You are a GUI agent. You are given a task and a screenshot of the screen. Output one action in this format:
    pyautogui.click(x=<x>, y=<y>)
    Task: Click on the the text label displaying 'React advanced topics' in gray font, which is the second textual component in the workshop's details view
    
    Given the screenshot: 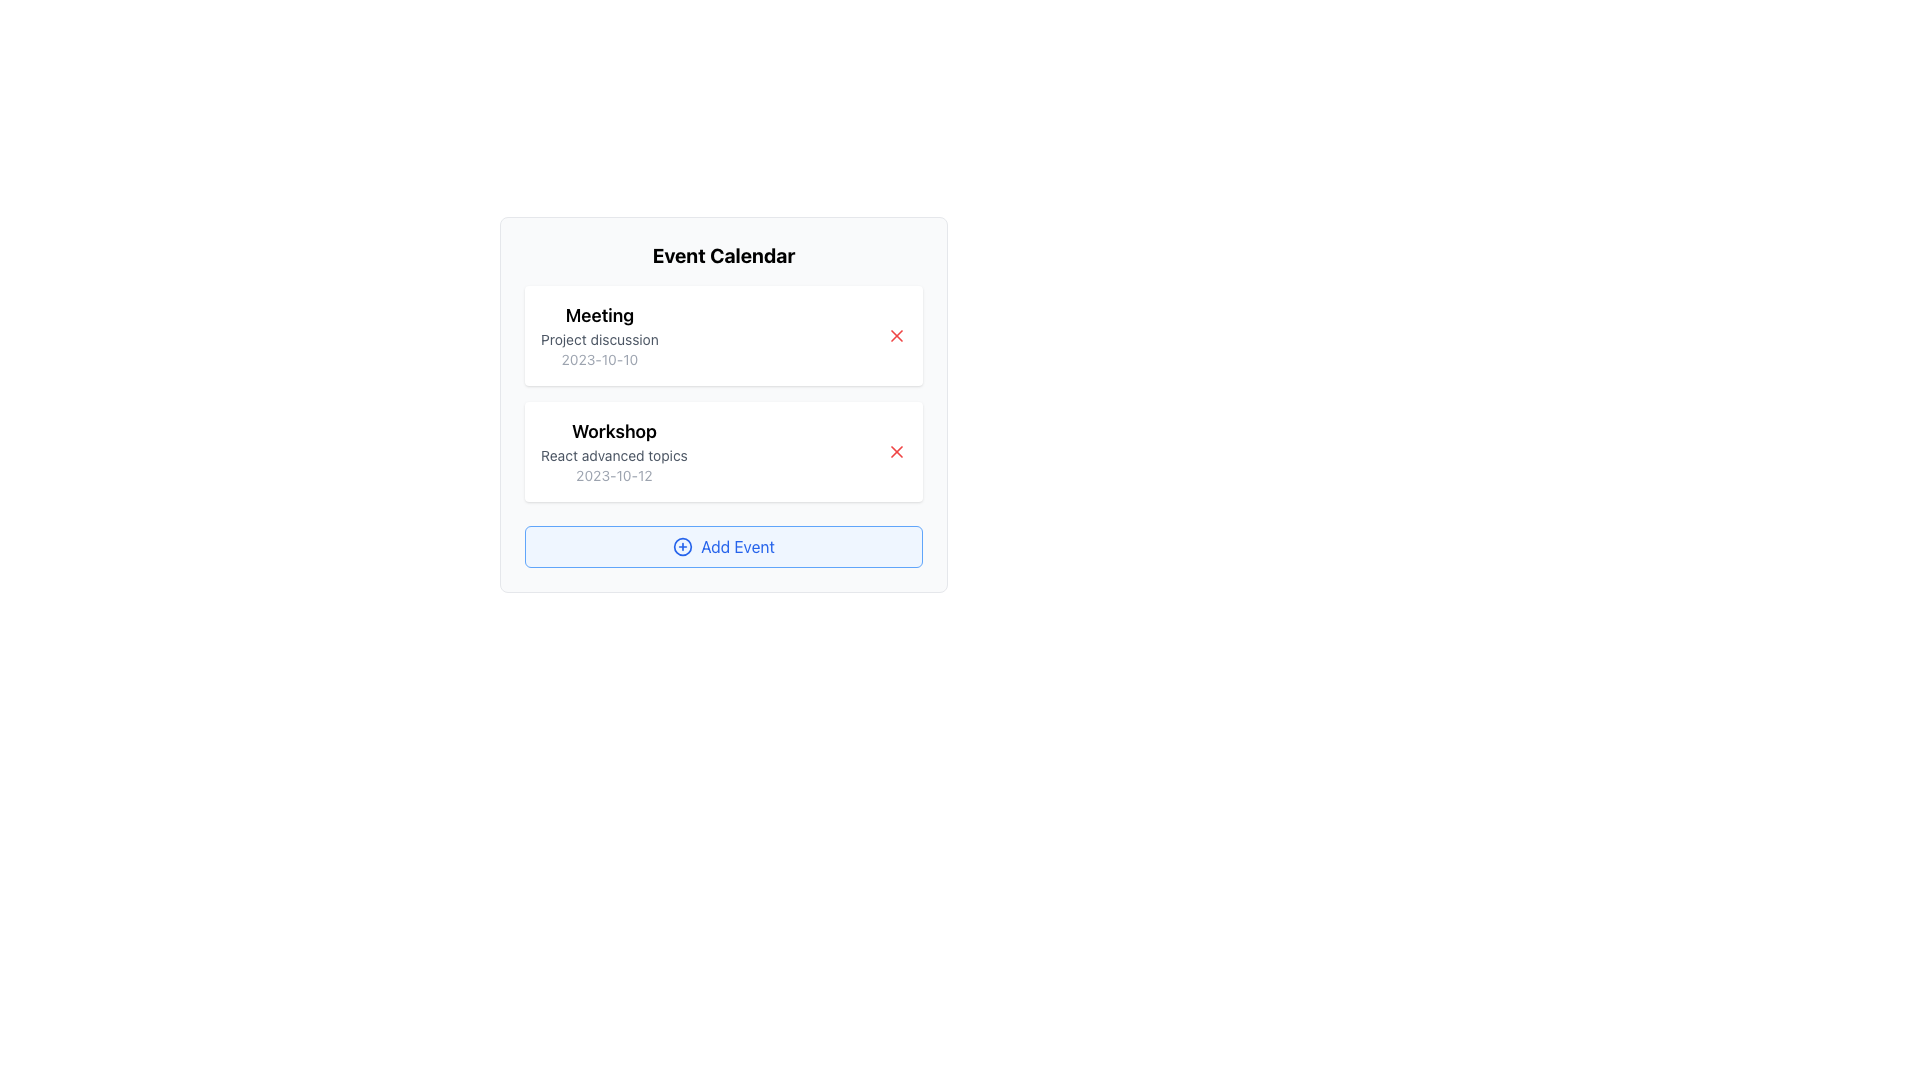 What is the action you would take?
    pyautogui.click(x=613, y=455)
    